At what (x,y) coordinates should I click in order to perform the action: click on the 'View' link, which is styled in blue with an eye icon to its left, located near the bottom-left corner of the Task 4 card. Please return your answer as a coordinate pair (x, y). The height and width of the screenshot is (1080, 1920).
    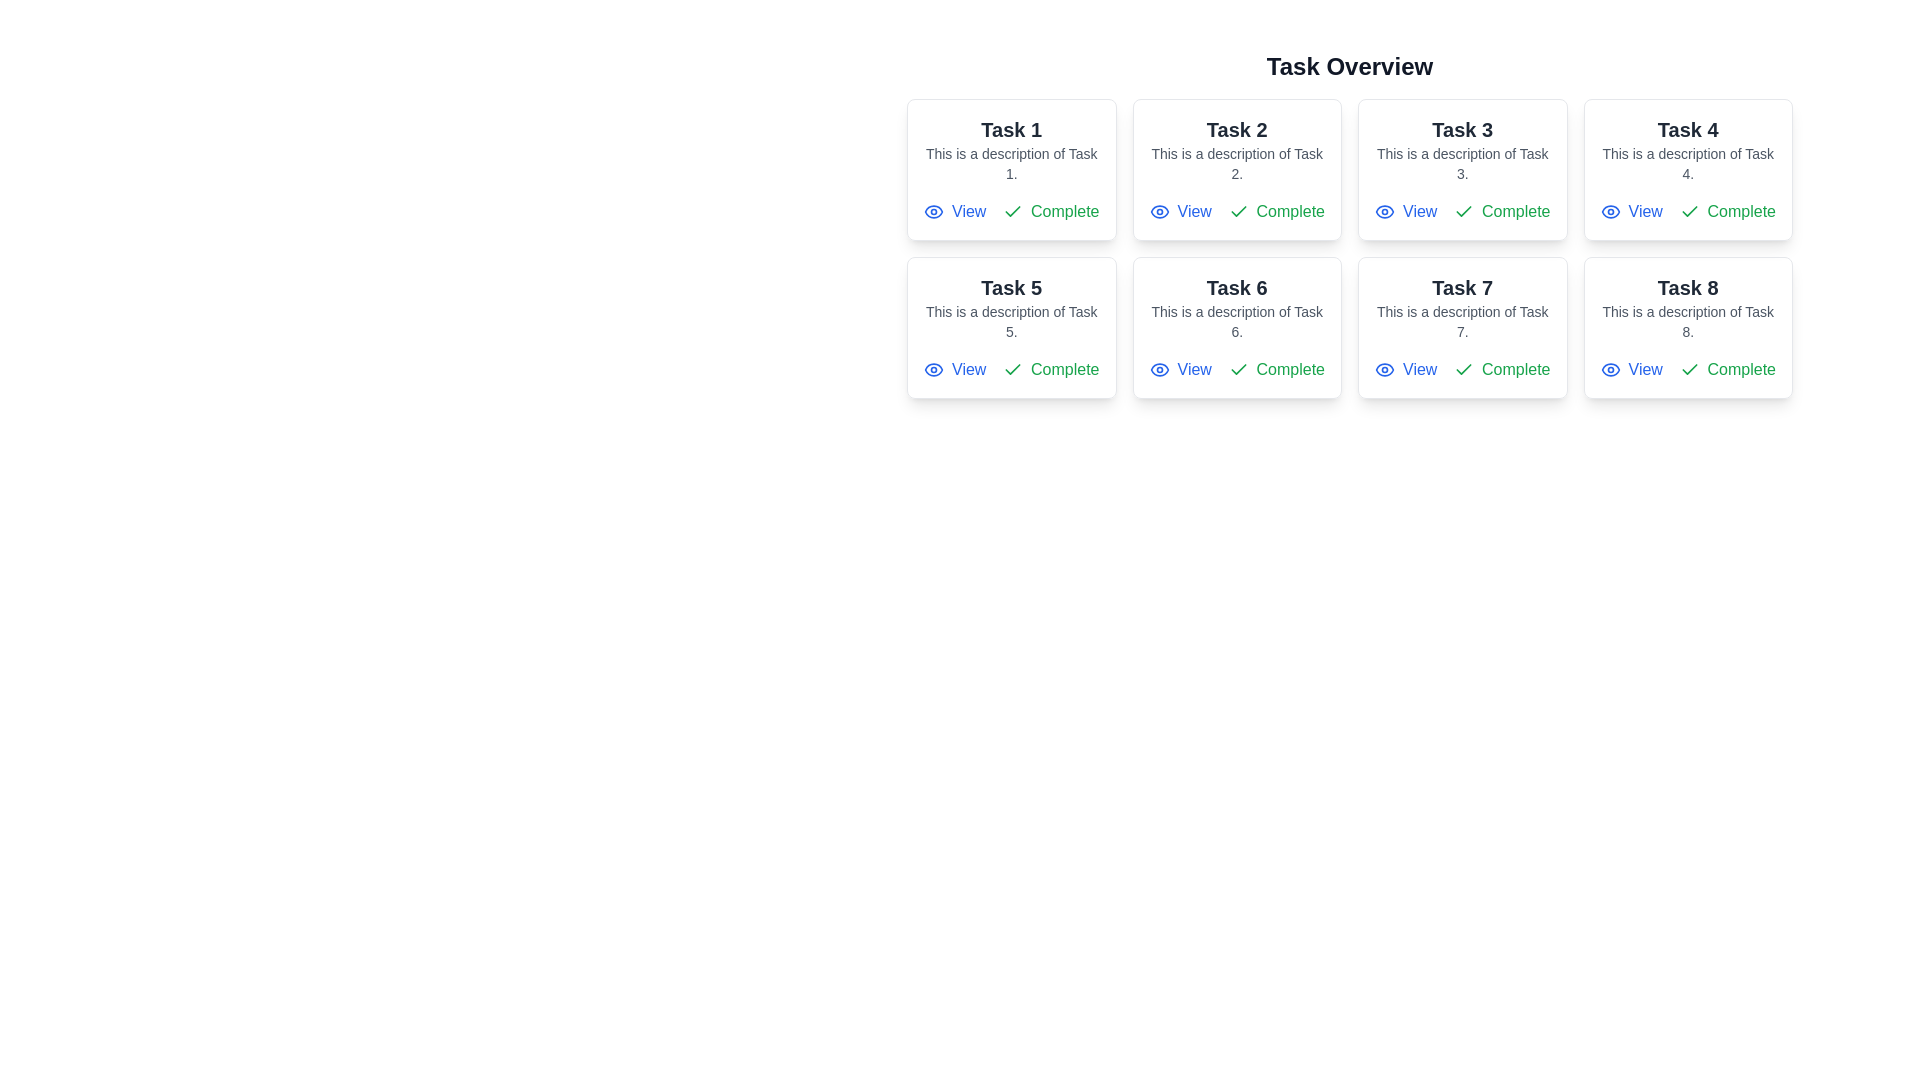
    Looking at the image, I should click on (1631, 212).